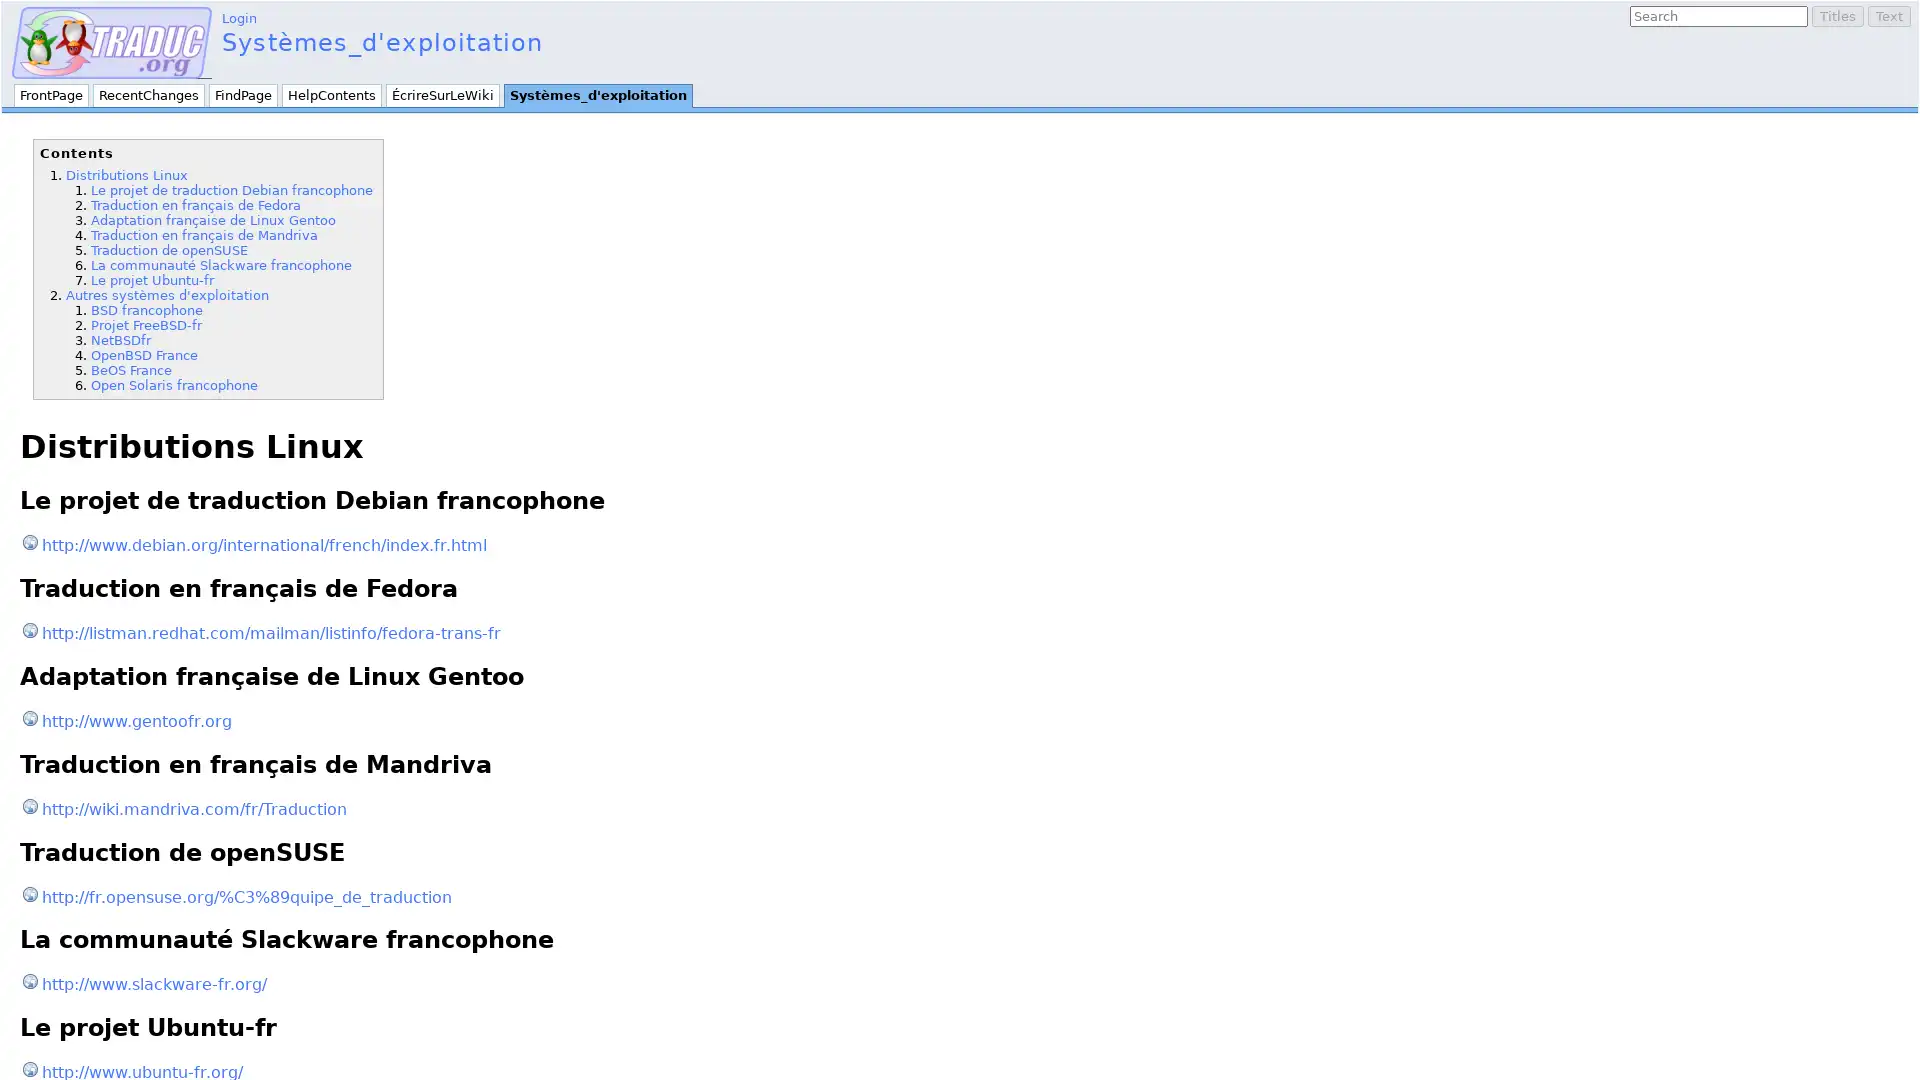 This screenshot has width=1920, height=1080. Describe the element at coordinates (1888, 16) in the screenshot. I see `Text` at that location.